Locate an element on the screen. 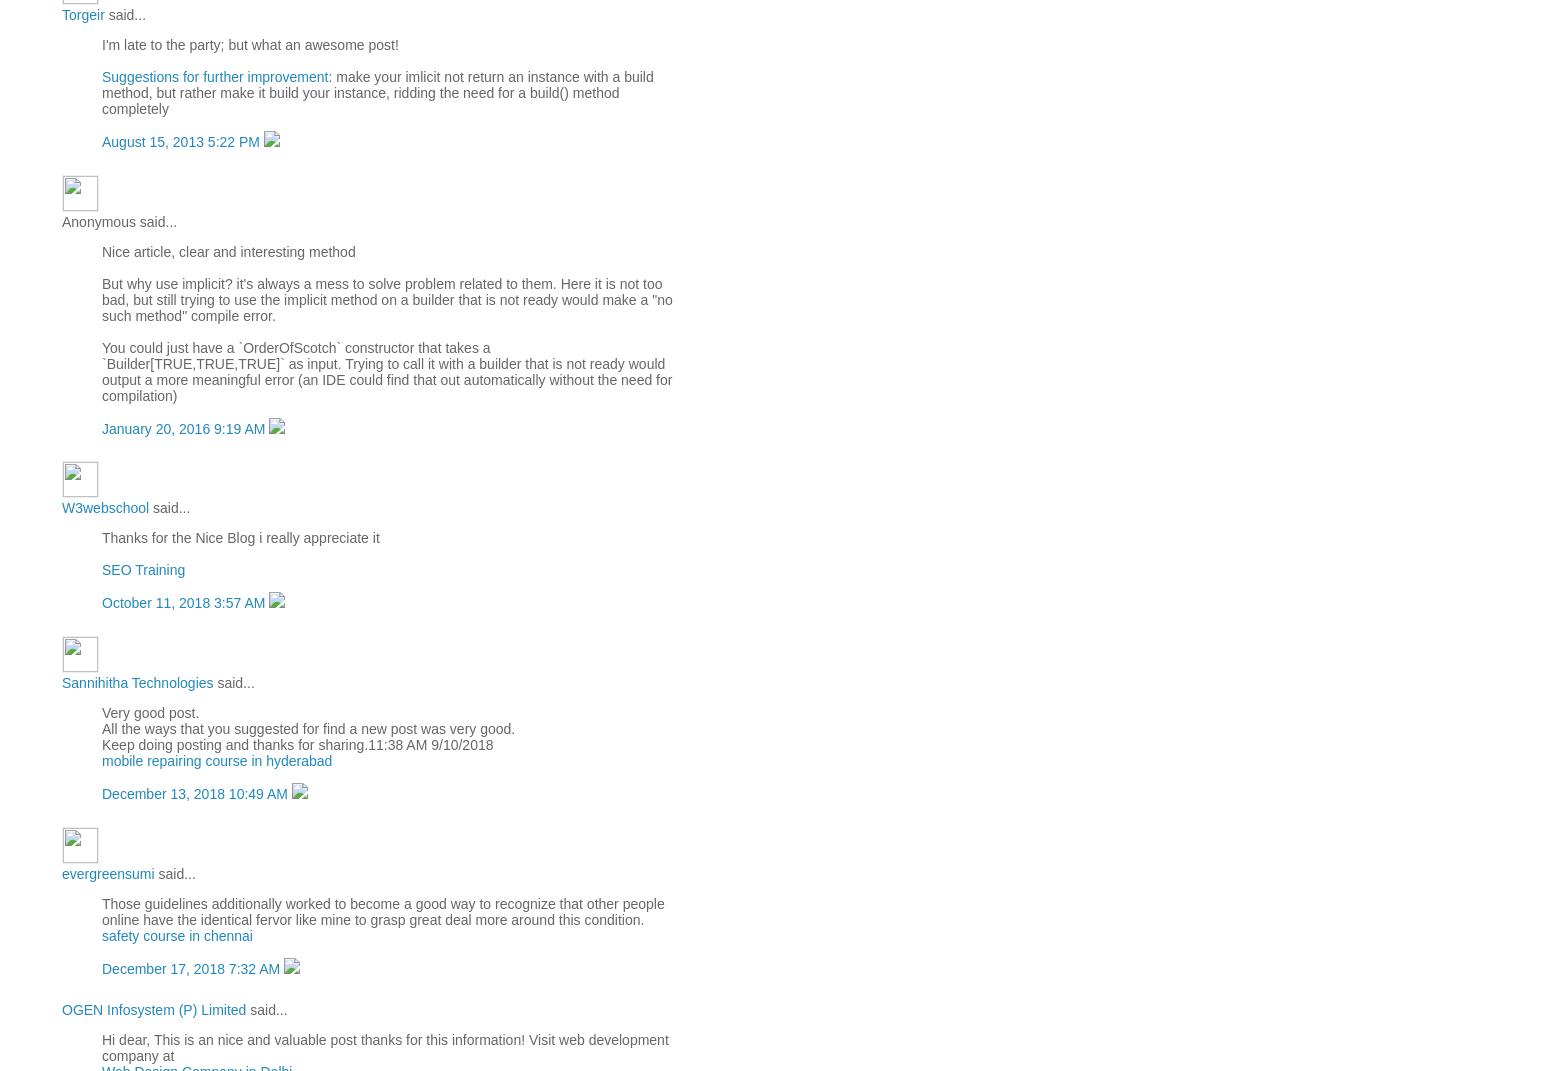 This screenshot has width=1545, height=1071. 'August 15, 2013 5:22 PM' is located at coordinates (182, 141).